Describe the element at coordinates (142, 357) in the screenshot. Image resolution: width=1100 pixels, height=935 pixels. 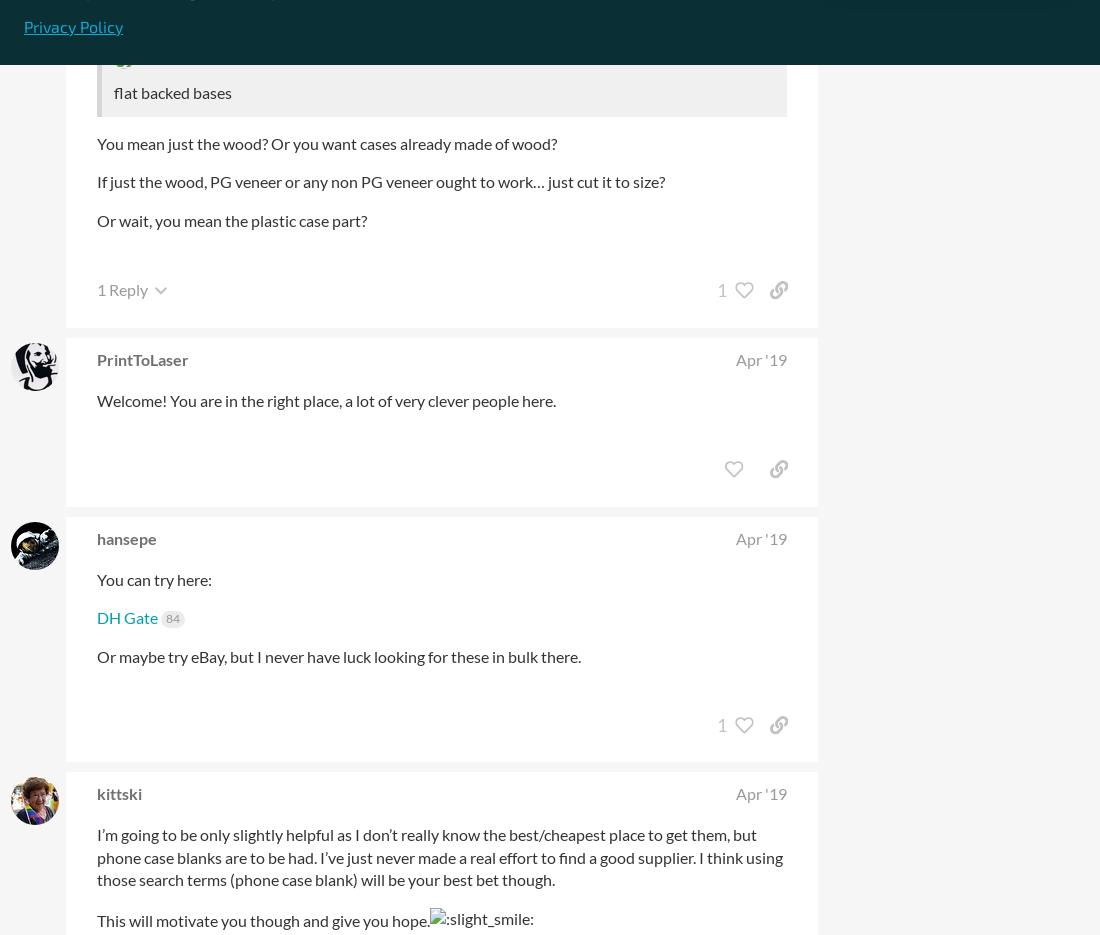
I see `'PrintToLaser'` at that location.